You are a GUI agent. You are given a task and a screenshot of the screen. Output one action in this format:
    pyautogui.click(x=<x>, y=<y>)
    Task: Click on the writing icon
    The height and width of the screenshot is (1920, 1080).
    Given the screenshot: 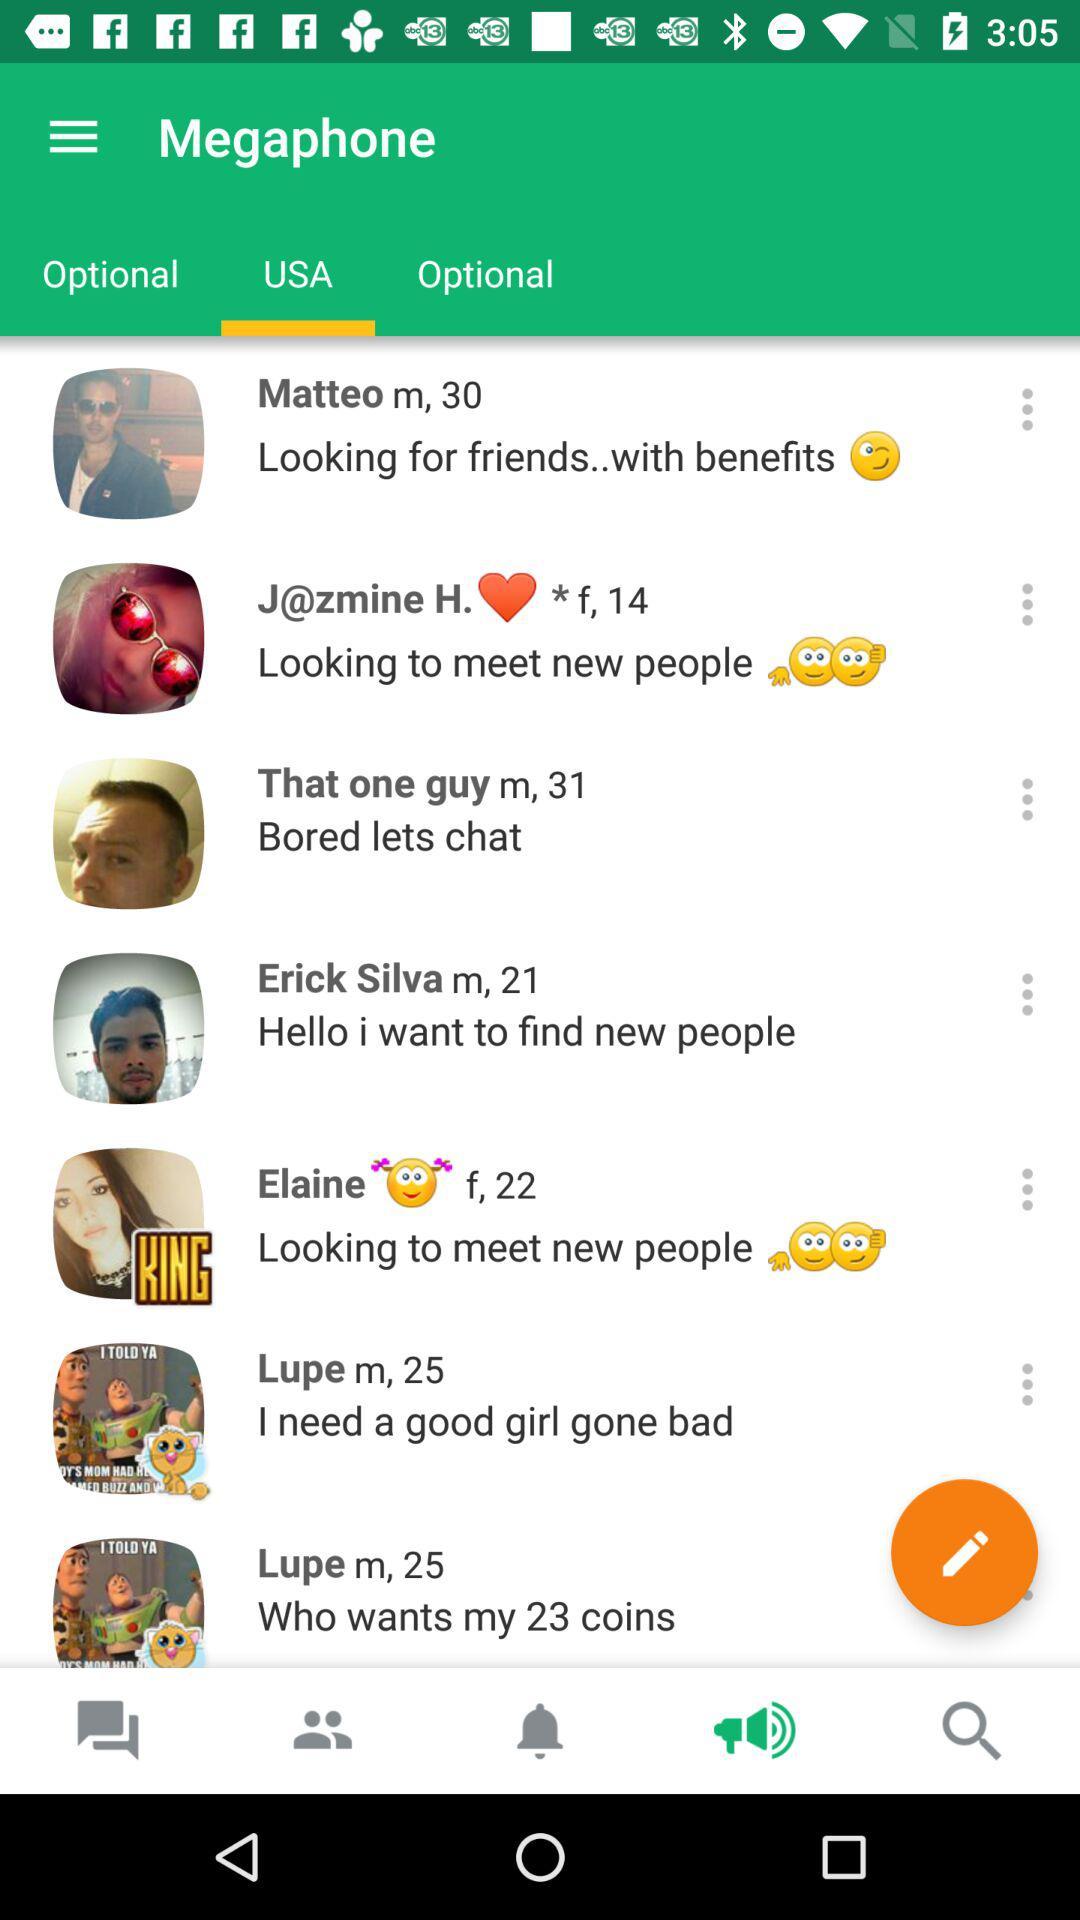 What is the action you would take?
    pyautogui.click(x=963, y=1551)
    